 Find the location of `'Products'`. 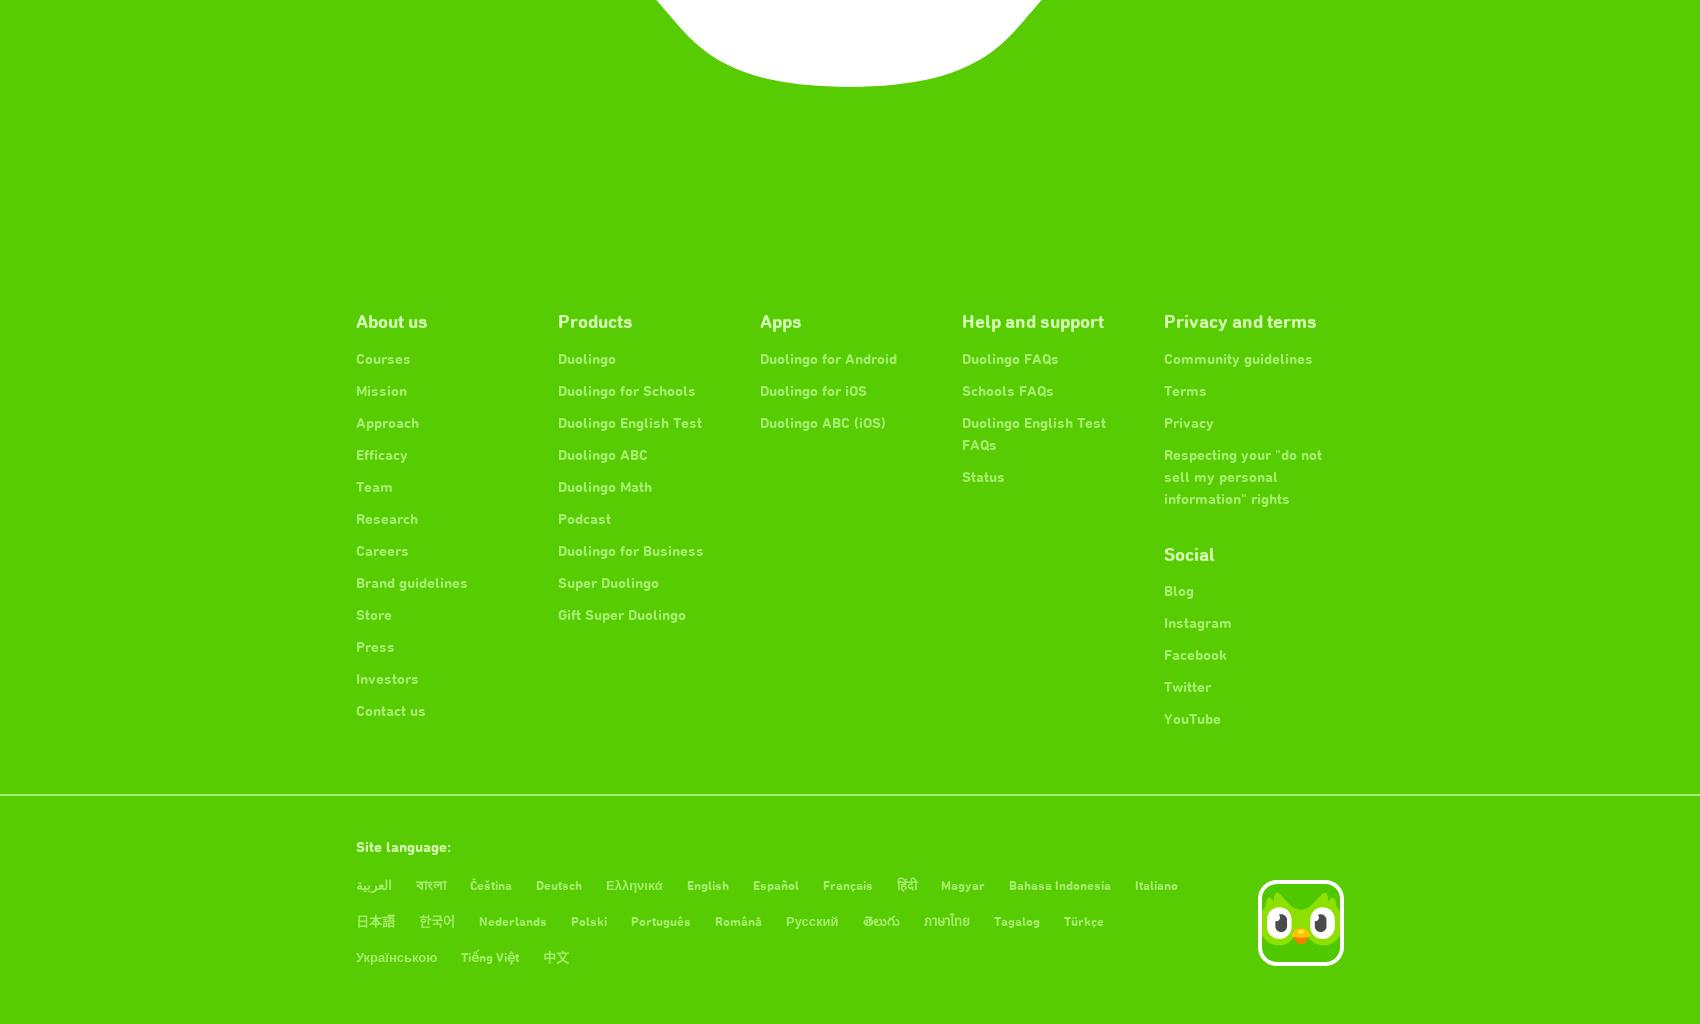

'Products' is located at coordinates (594, 319).